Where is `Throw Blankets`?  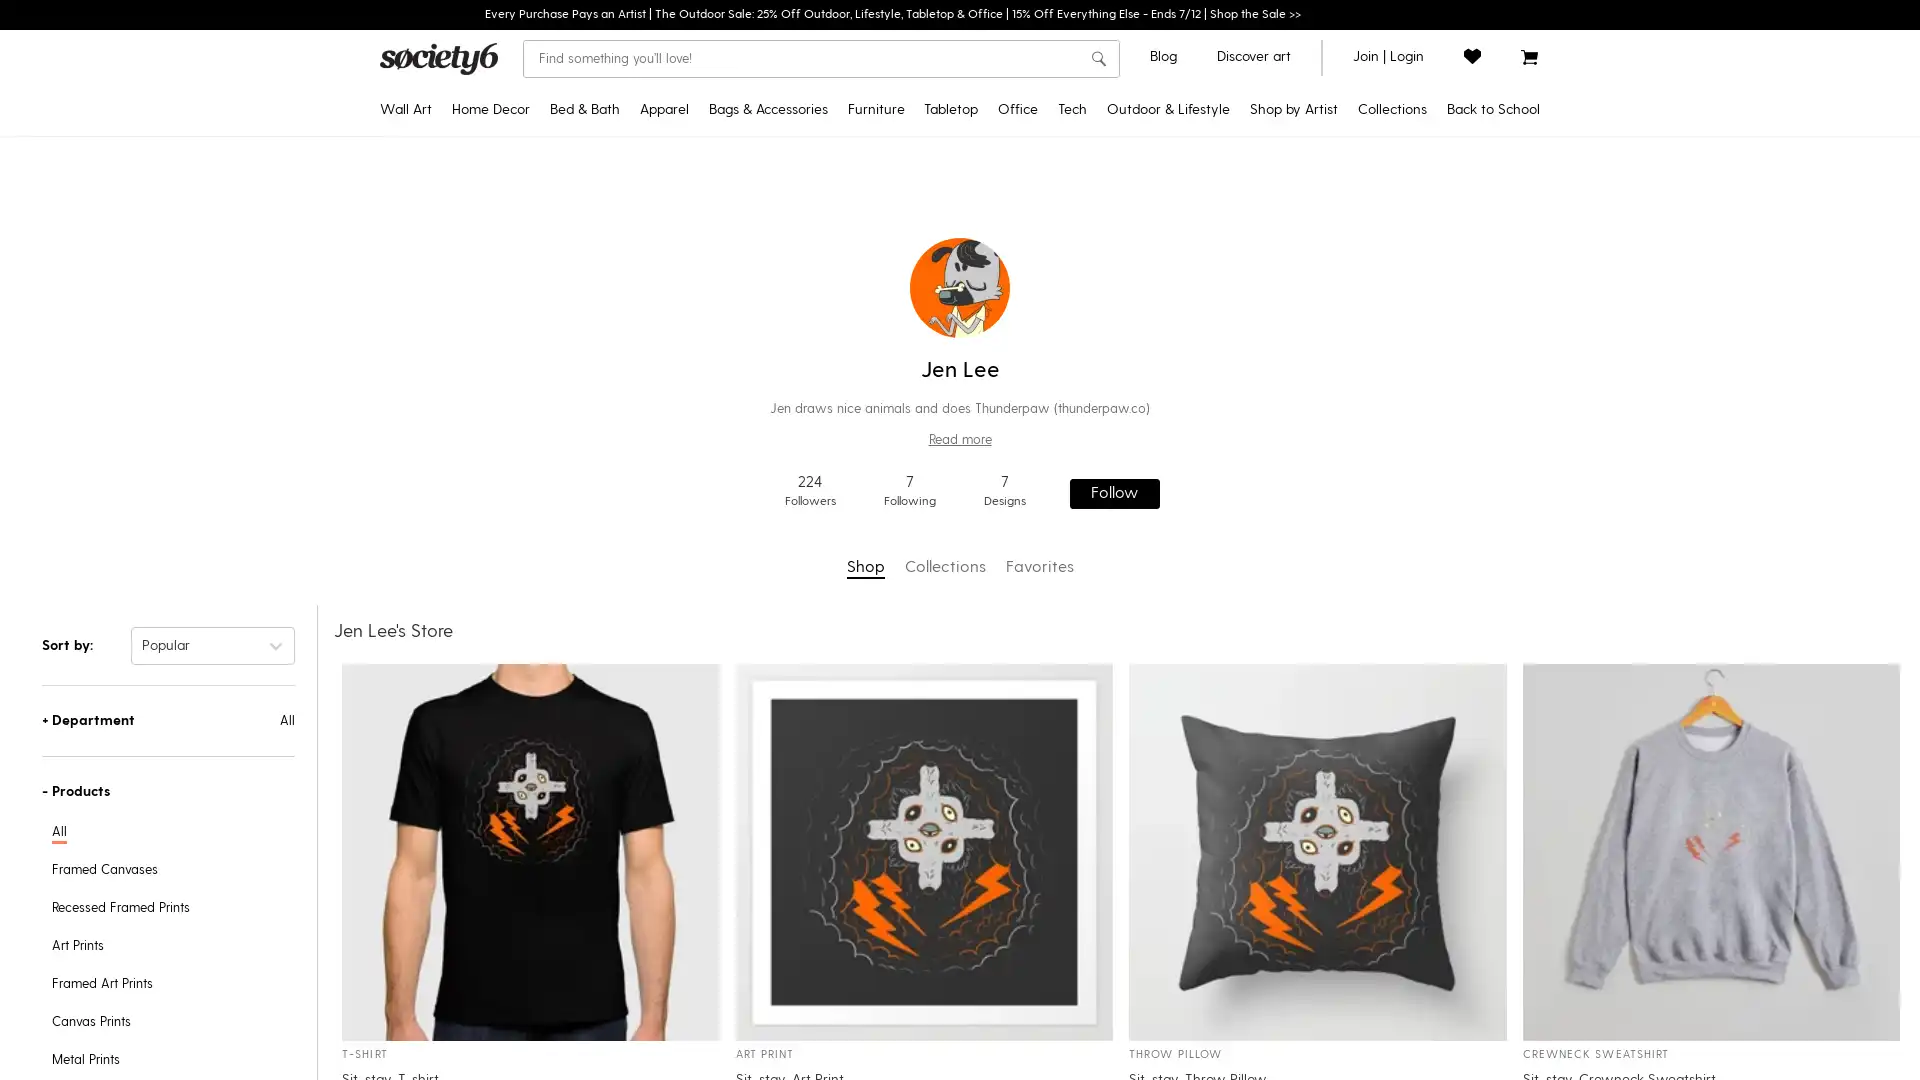 Throw Blankets is located at coordinates (528, 289).